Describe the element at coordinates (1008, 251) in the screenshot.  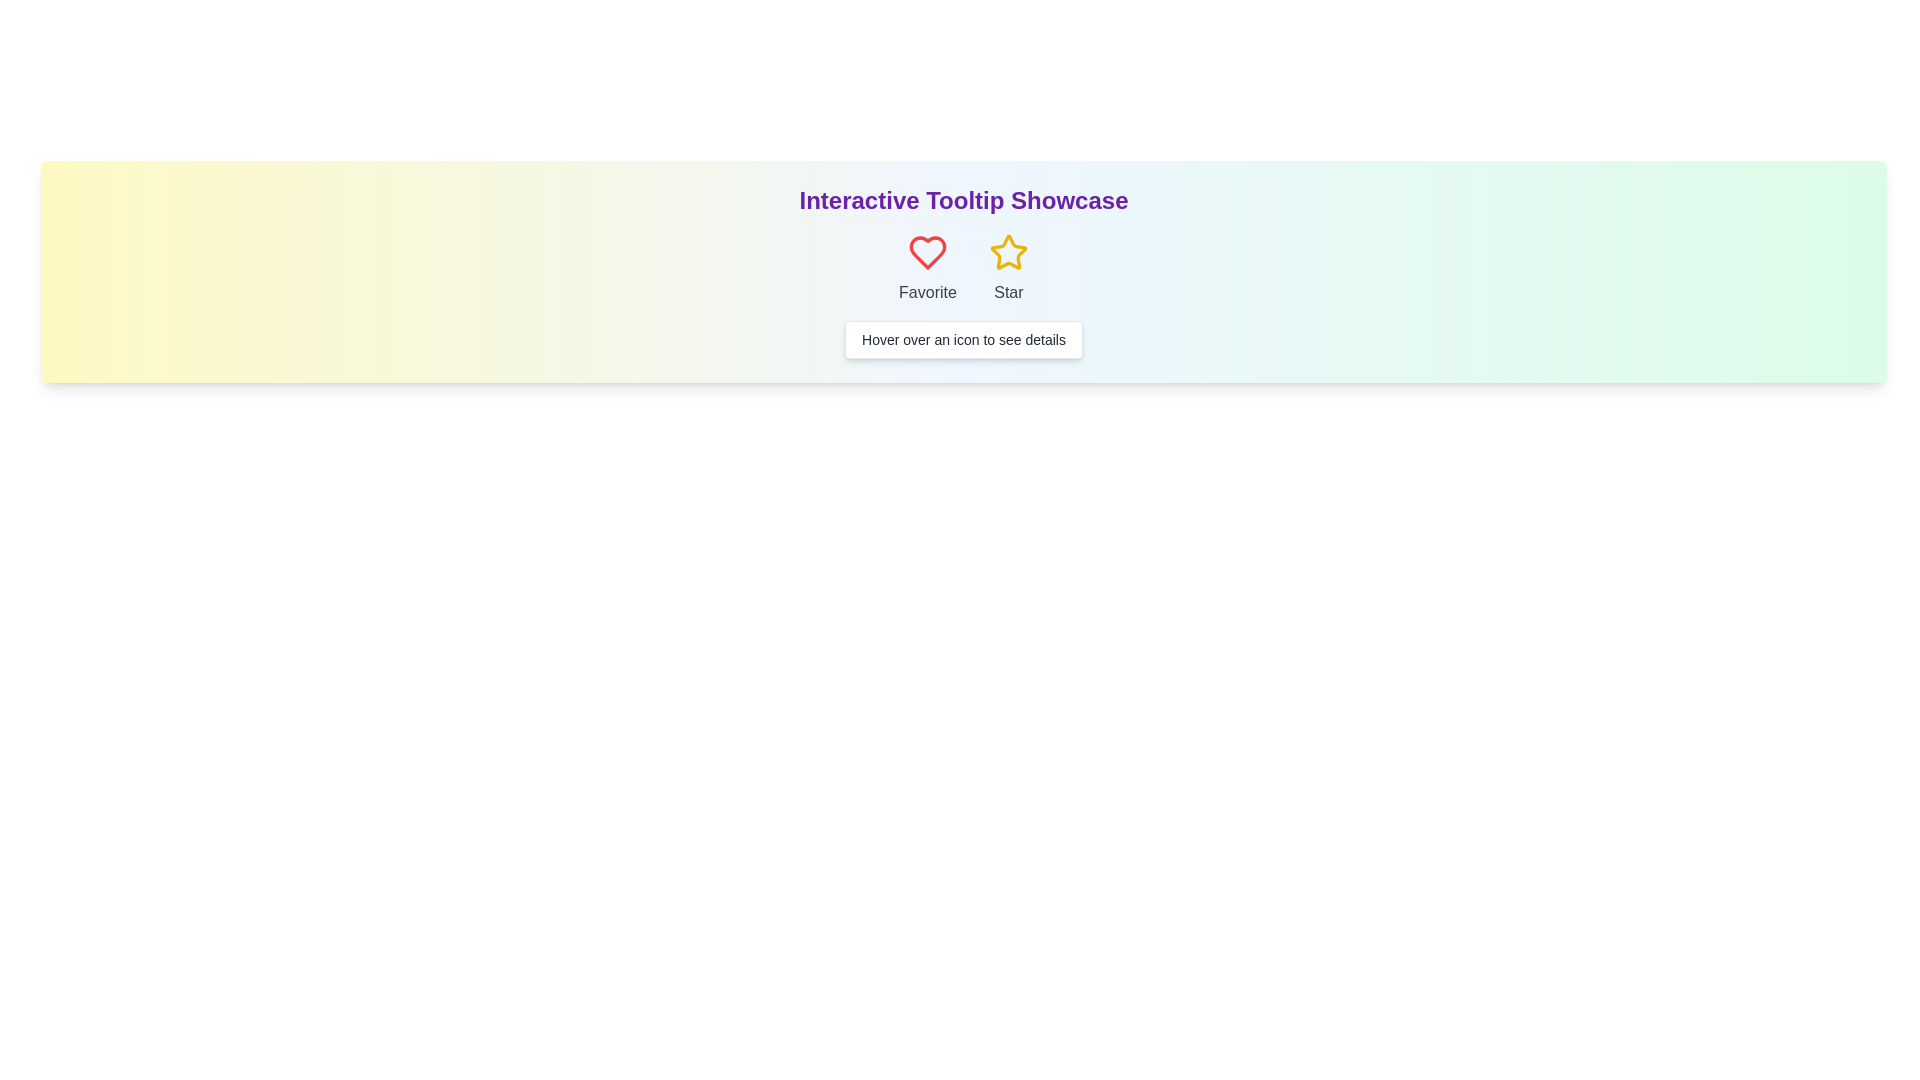
I see `the 'Star' icon, which is the second icon in a centered row, located to the right of the heart icon and under the 'Star' label` at that location.